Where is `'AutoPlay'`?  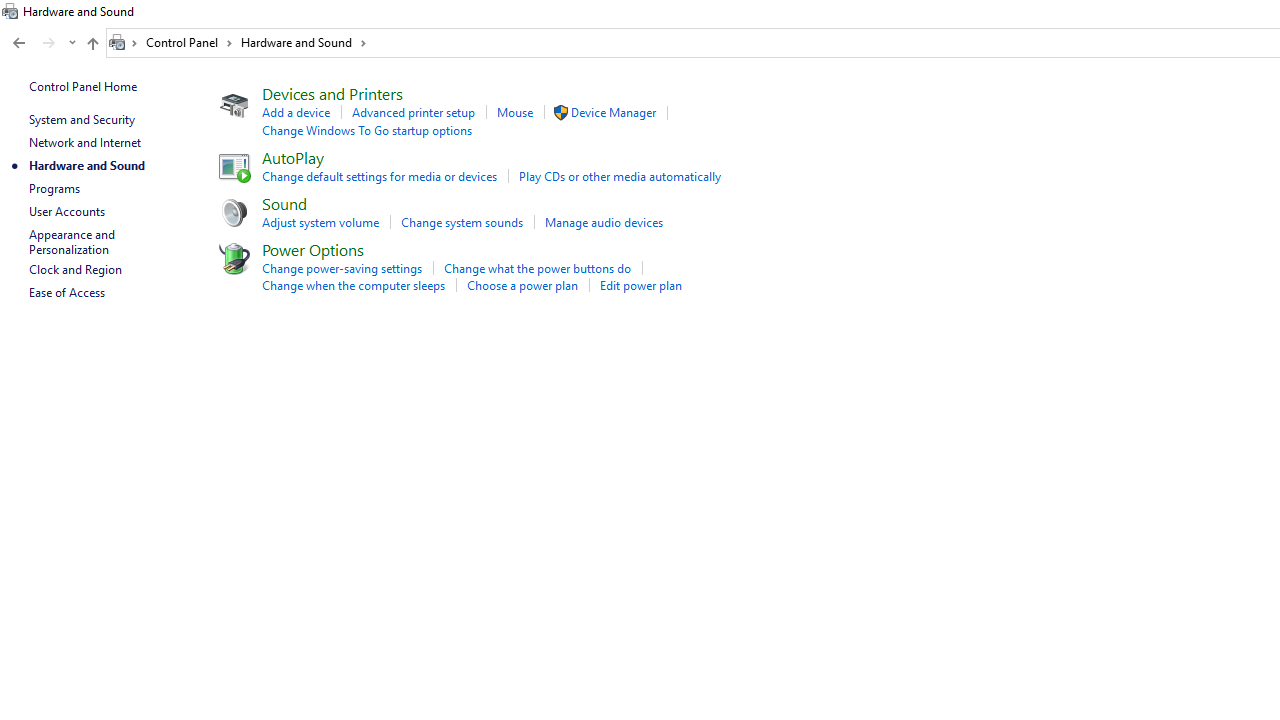
'AutoPlay' is located at coordinates (292, 156).